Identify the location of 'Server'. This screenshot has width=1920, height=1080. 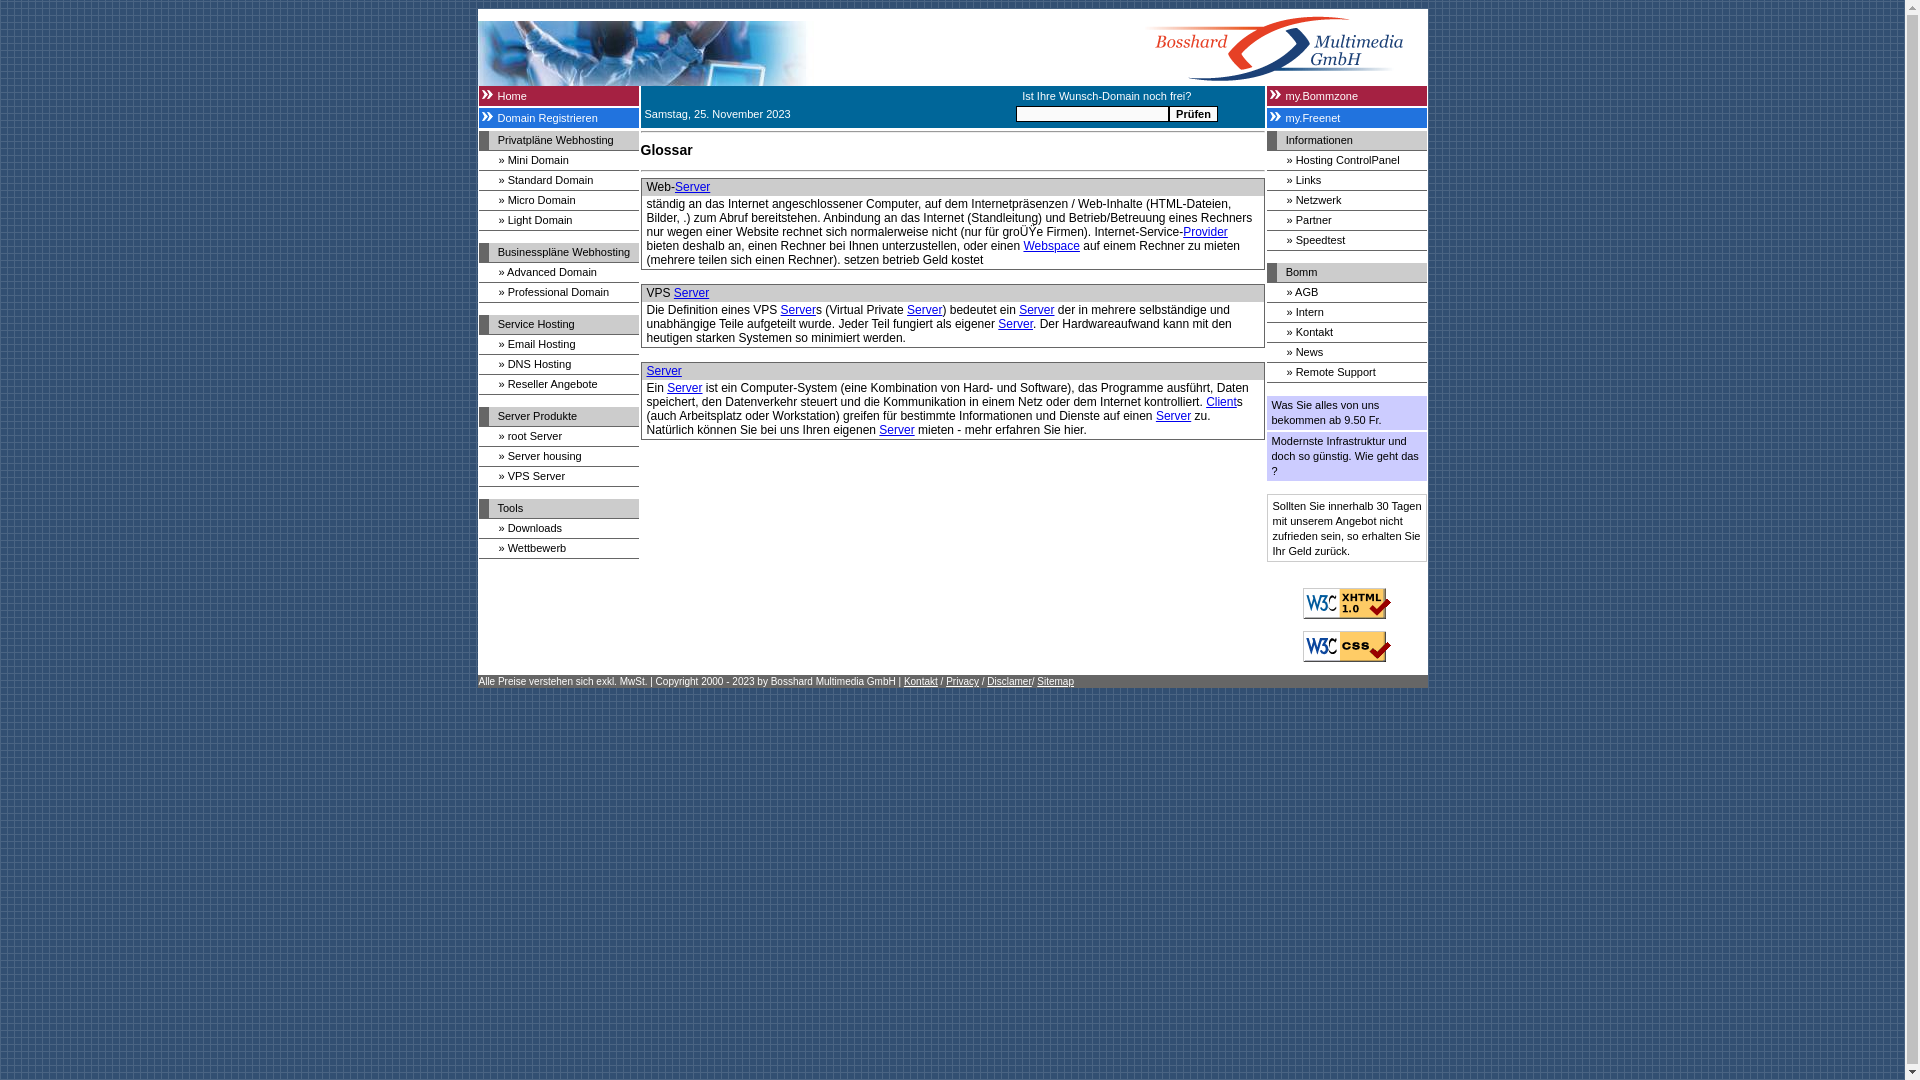
(692, 186).